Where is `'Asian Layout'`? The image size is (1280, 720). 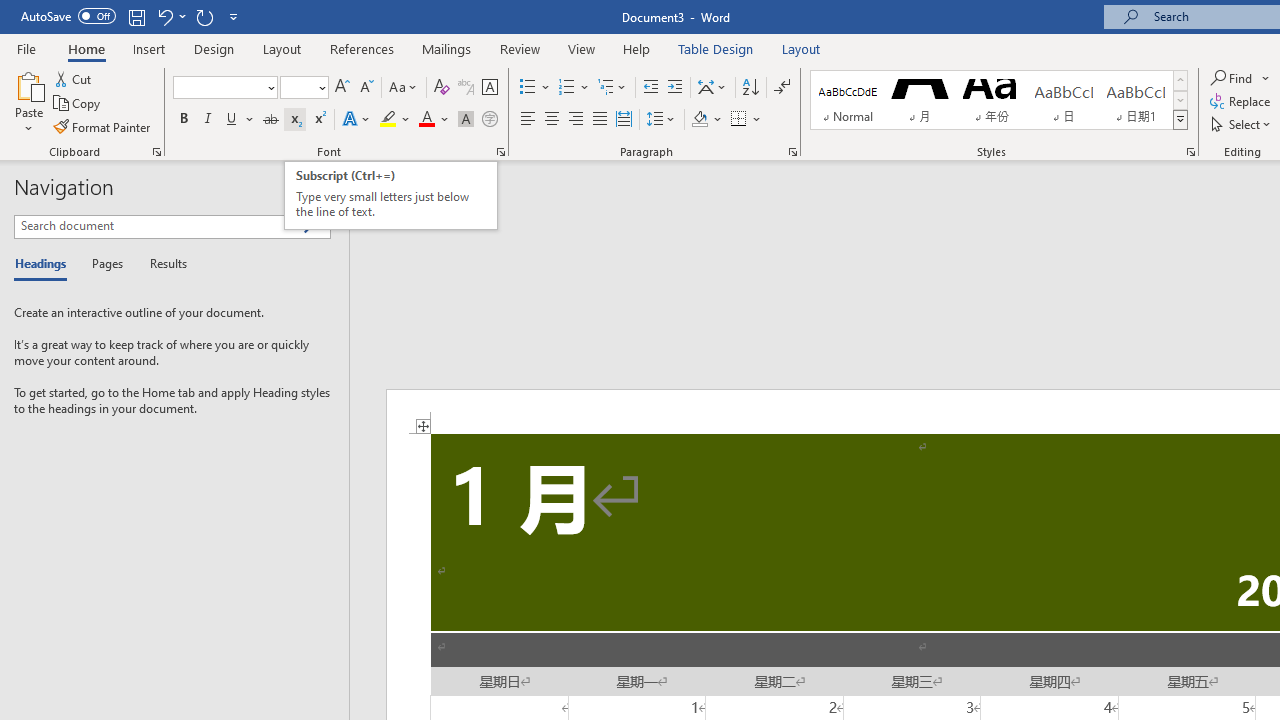
'Asian Layout' is located at coordinates (712, 86).